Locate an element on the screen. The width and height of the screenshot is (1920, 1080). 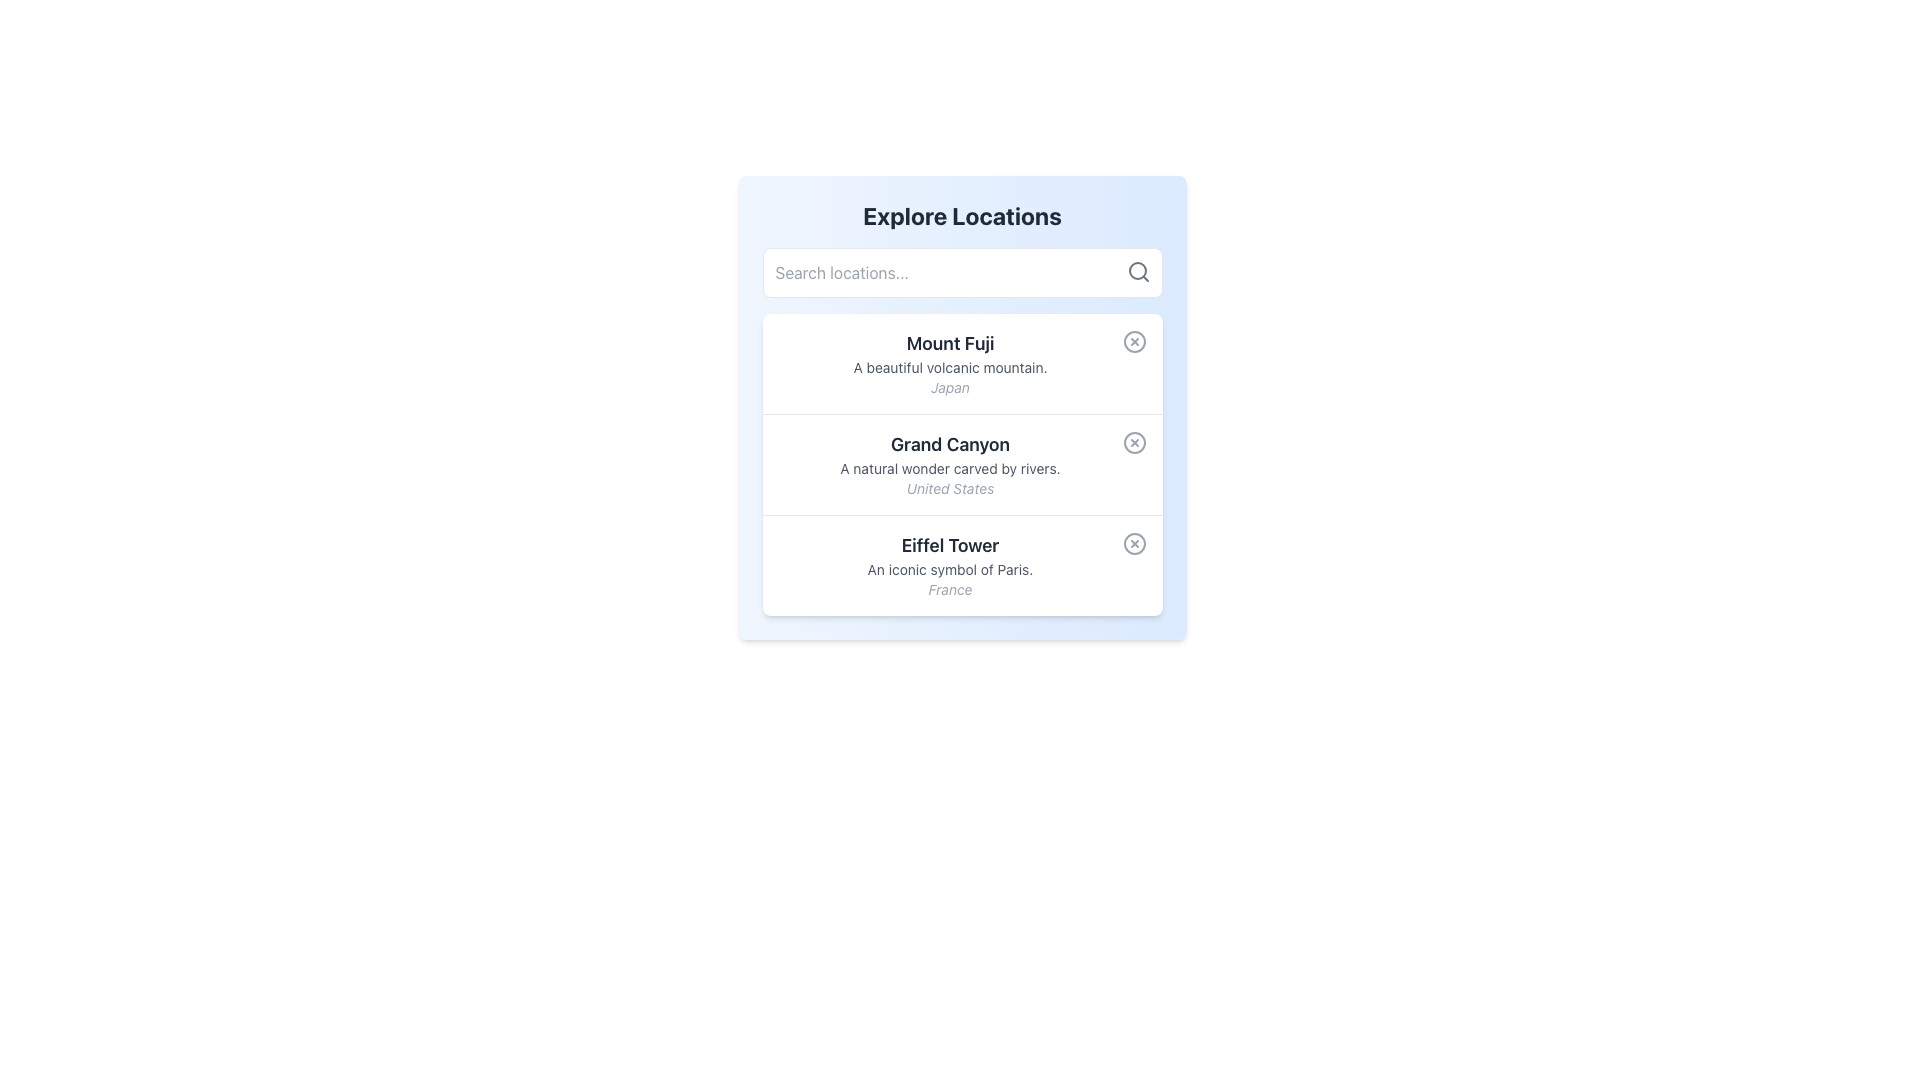
the decorative circle in the SVG graphic that is associated with the 'Eiffel Tower' list item, positioned on the far right of the list item is located at coordinates (1134, 543).